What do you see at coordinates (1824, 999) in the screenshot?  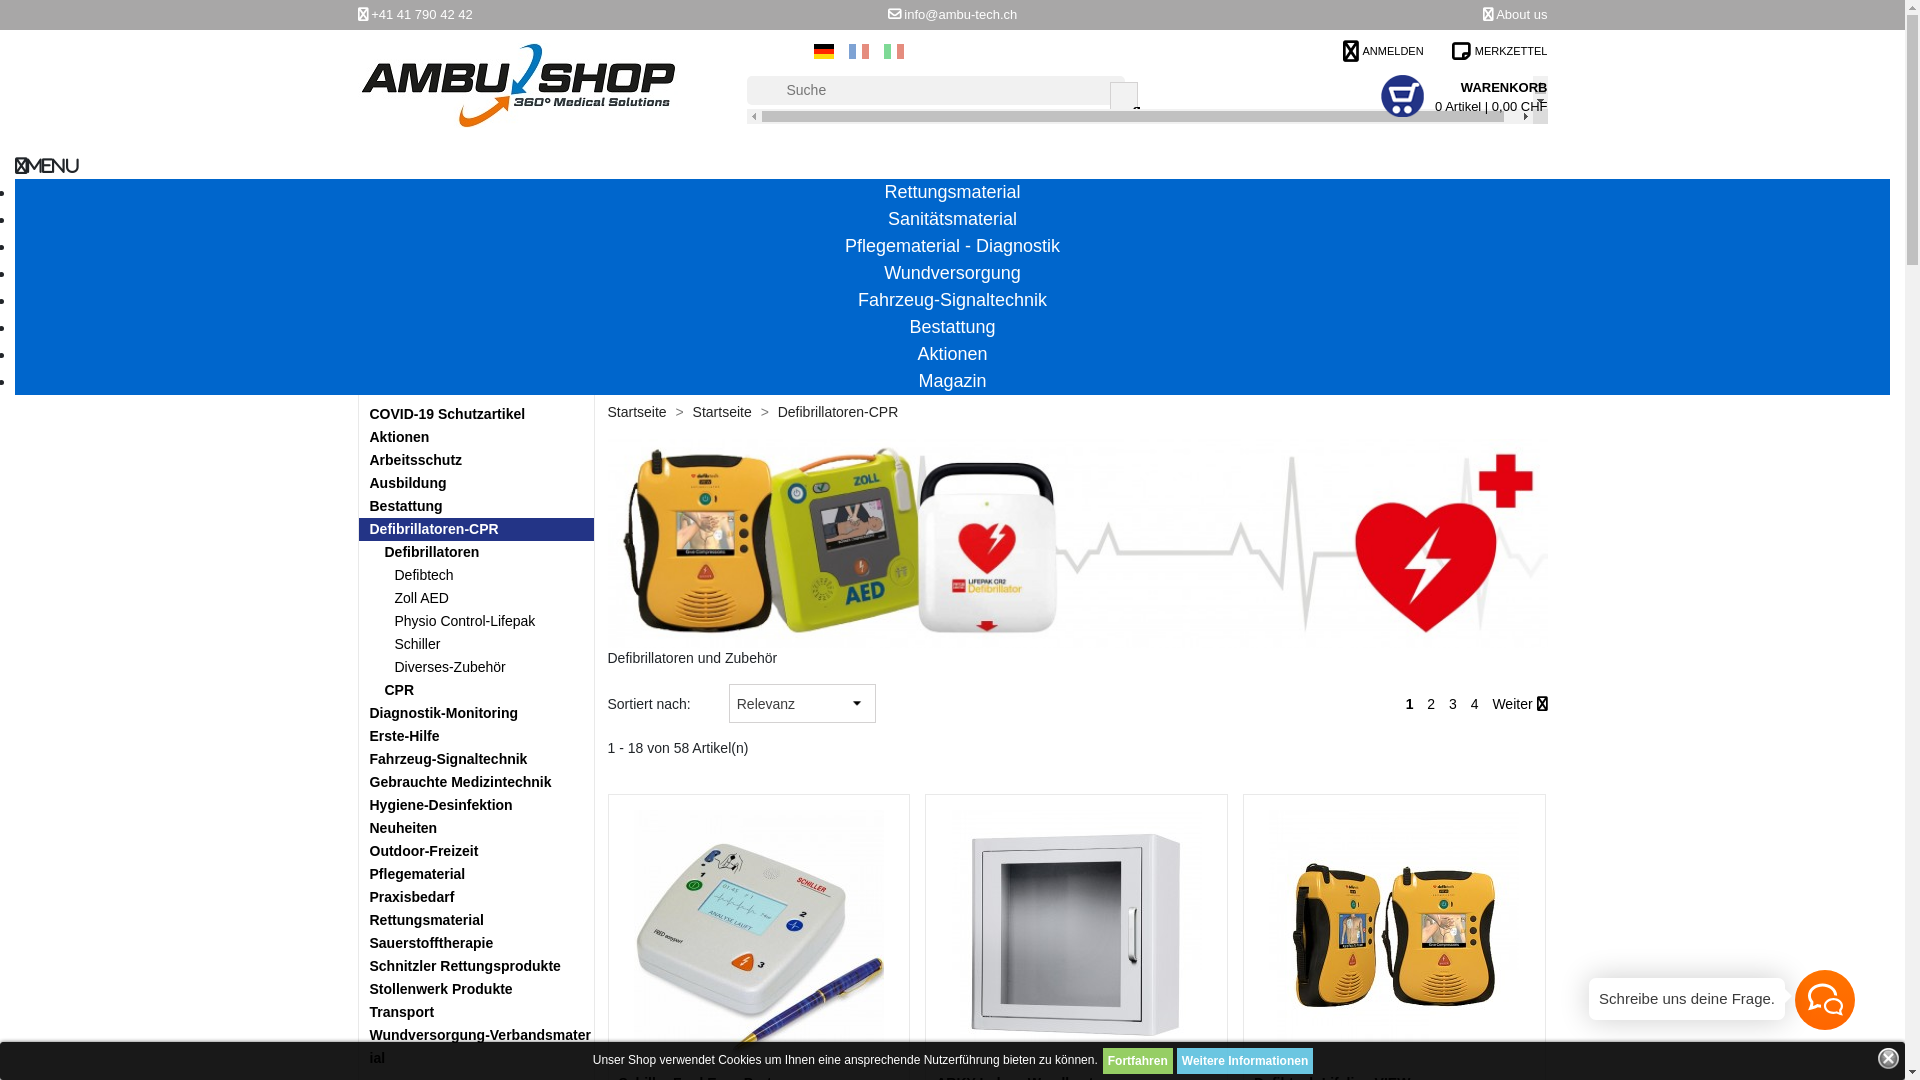 I see `'Hallo!'` at bounding box center [1824, 999].